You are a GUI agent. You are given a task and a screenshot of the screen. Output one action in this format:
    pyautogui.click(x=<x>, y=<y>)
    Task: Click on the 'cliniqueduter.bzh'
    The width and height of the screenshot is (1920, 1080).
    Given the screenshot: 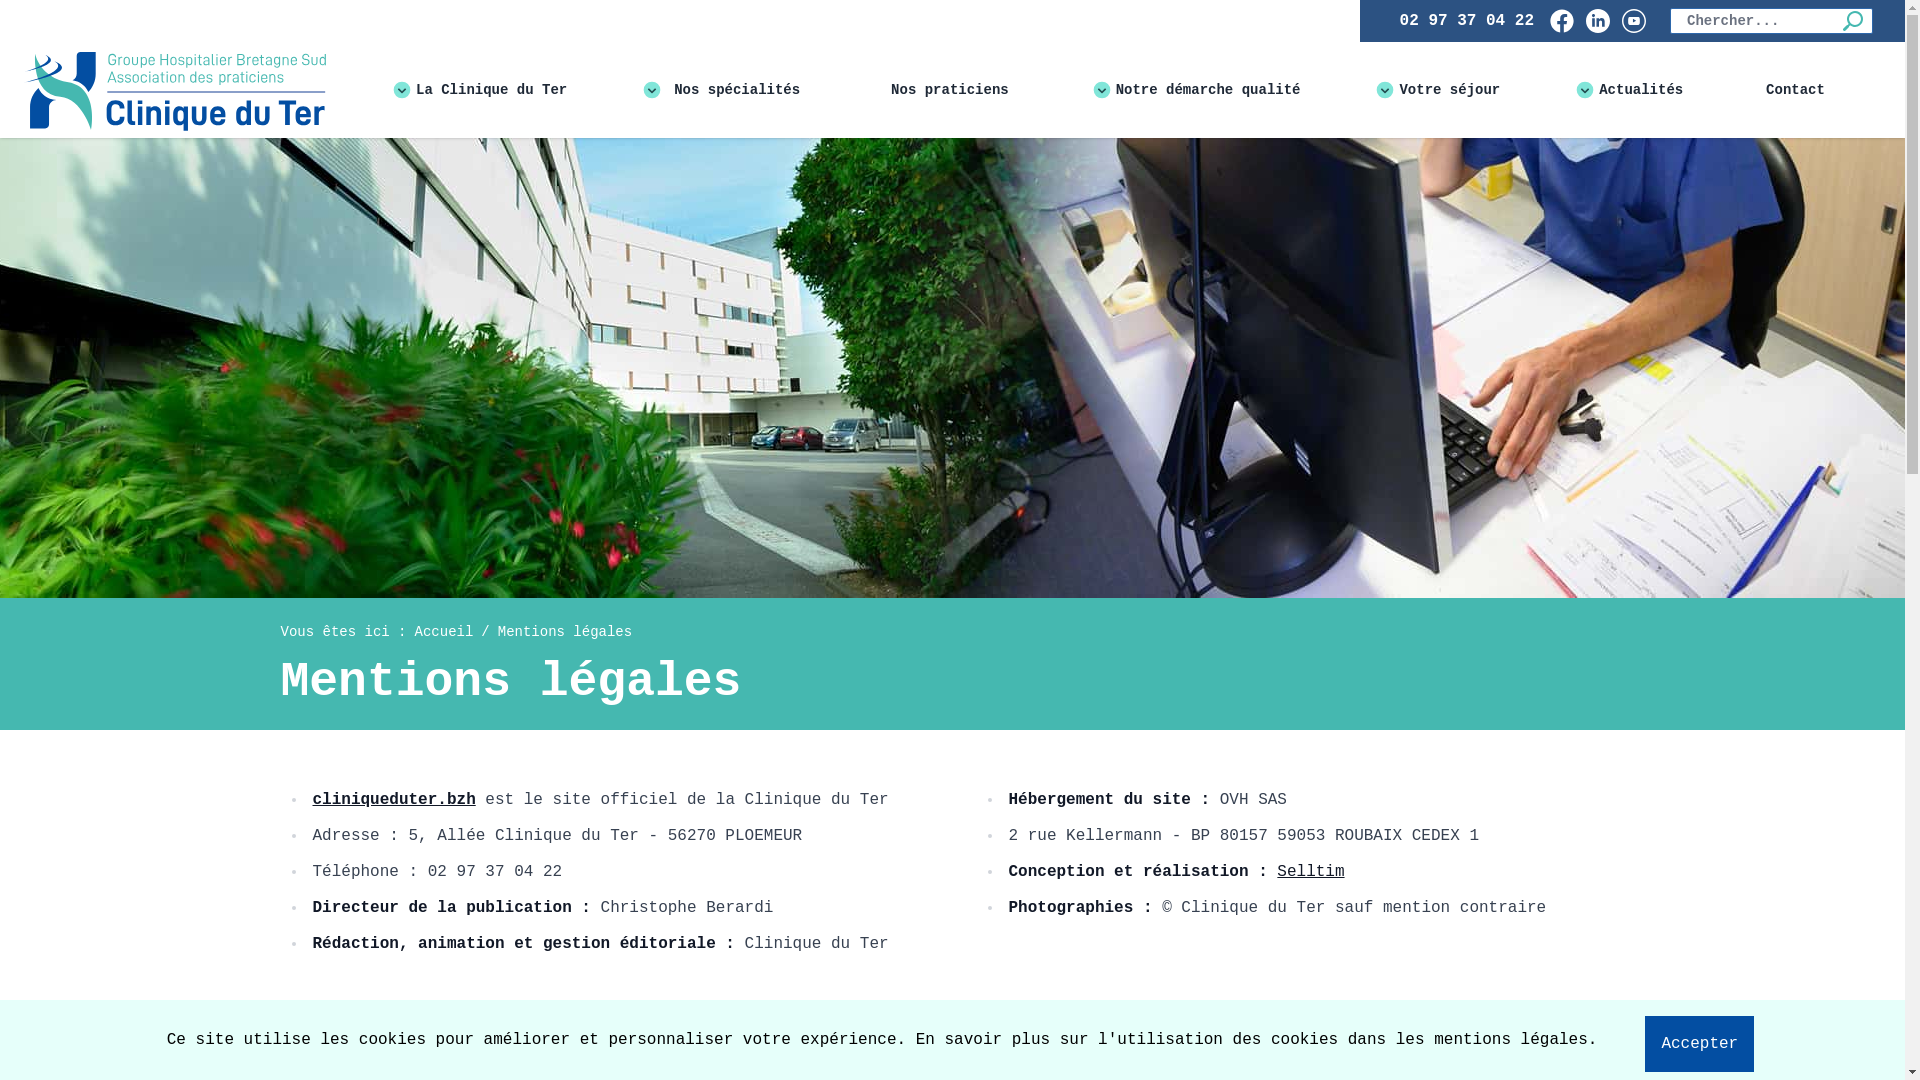 What is the action you would take?
    pyautogui.click(x=393, y=798)
    